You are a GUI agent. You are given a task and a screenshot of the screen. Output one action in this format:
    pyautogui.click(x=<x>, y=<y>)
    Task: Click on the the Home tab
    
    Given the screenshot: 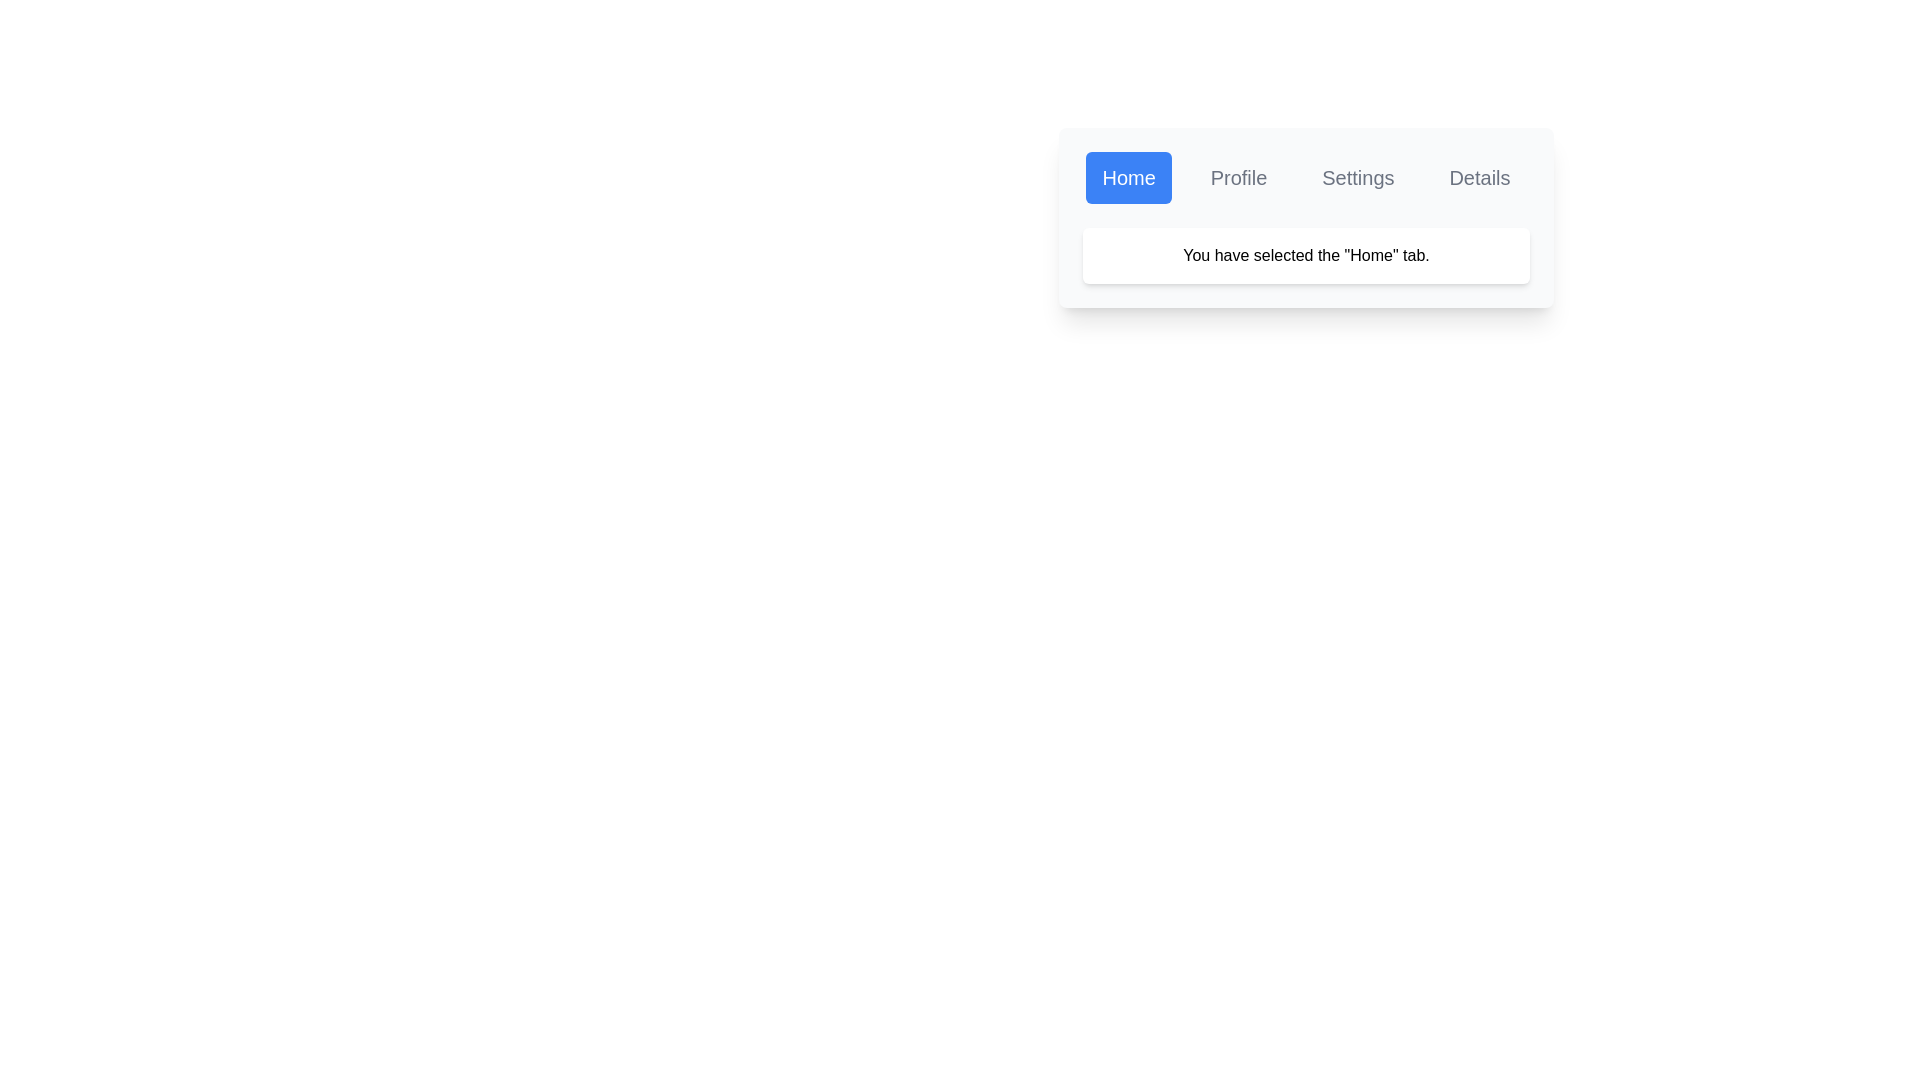 What is the action you would take?
    pyautogui.click(x=1129, y=176)
    